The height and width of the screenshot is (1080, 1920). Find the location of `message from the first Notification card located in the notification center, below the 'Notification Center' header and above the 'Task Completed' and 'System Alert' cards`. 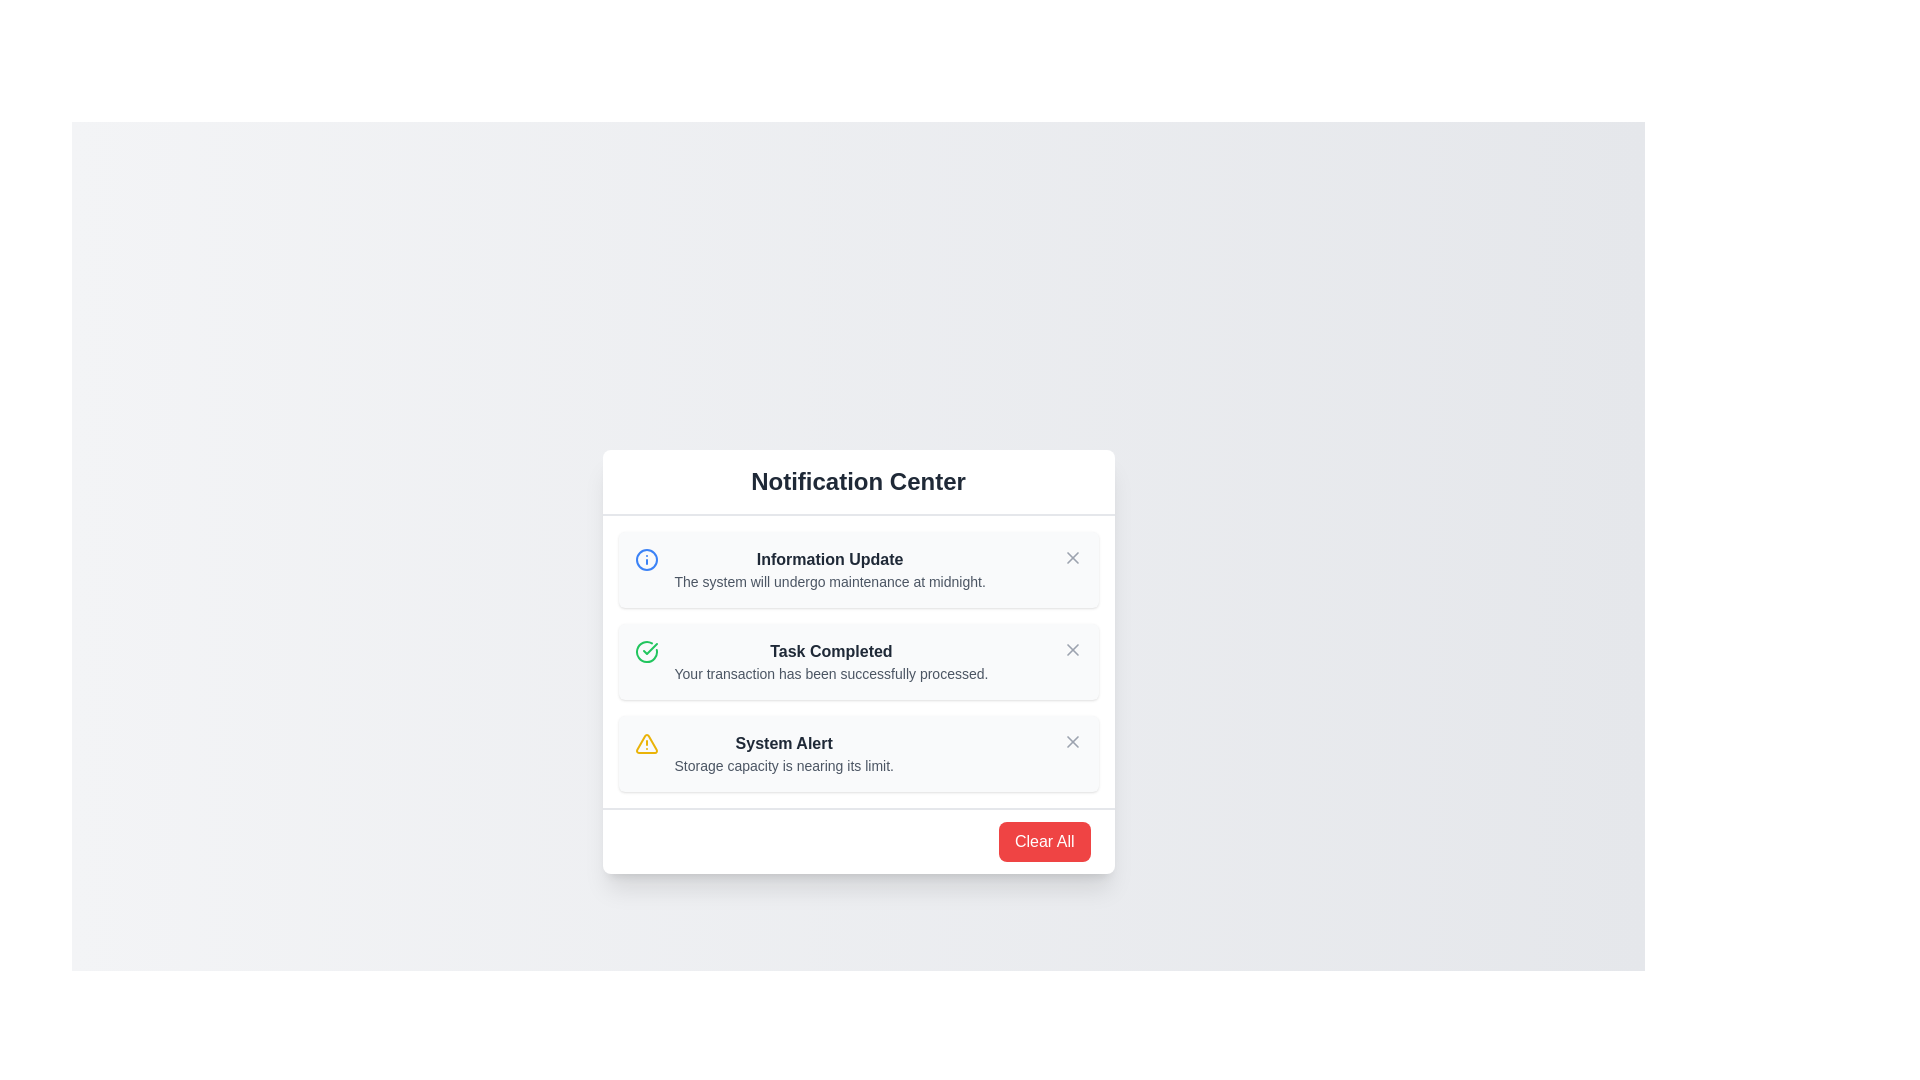

message from the first Notification card located in the notification center, below the 'Notification Center' header and above the 'Task Completed' and 'System Alert' cards is located at coordinates (858, 570).